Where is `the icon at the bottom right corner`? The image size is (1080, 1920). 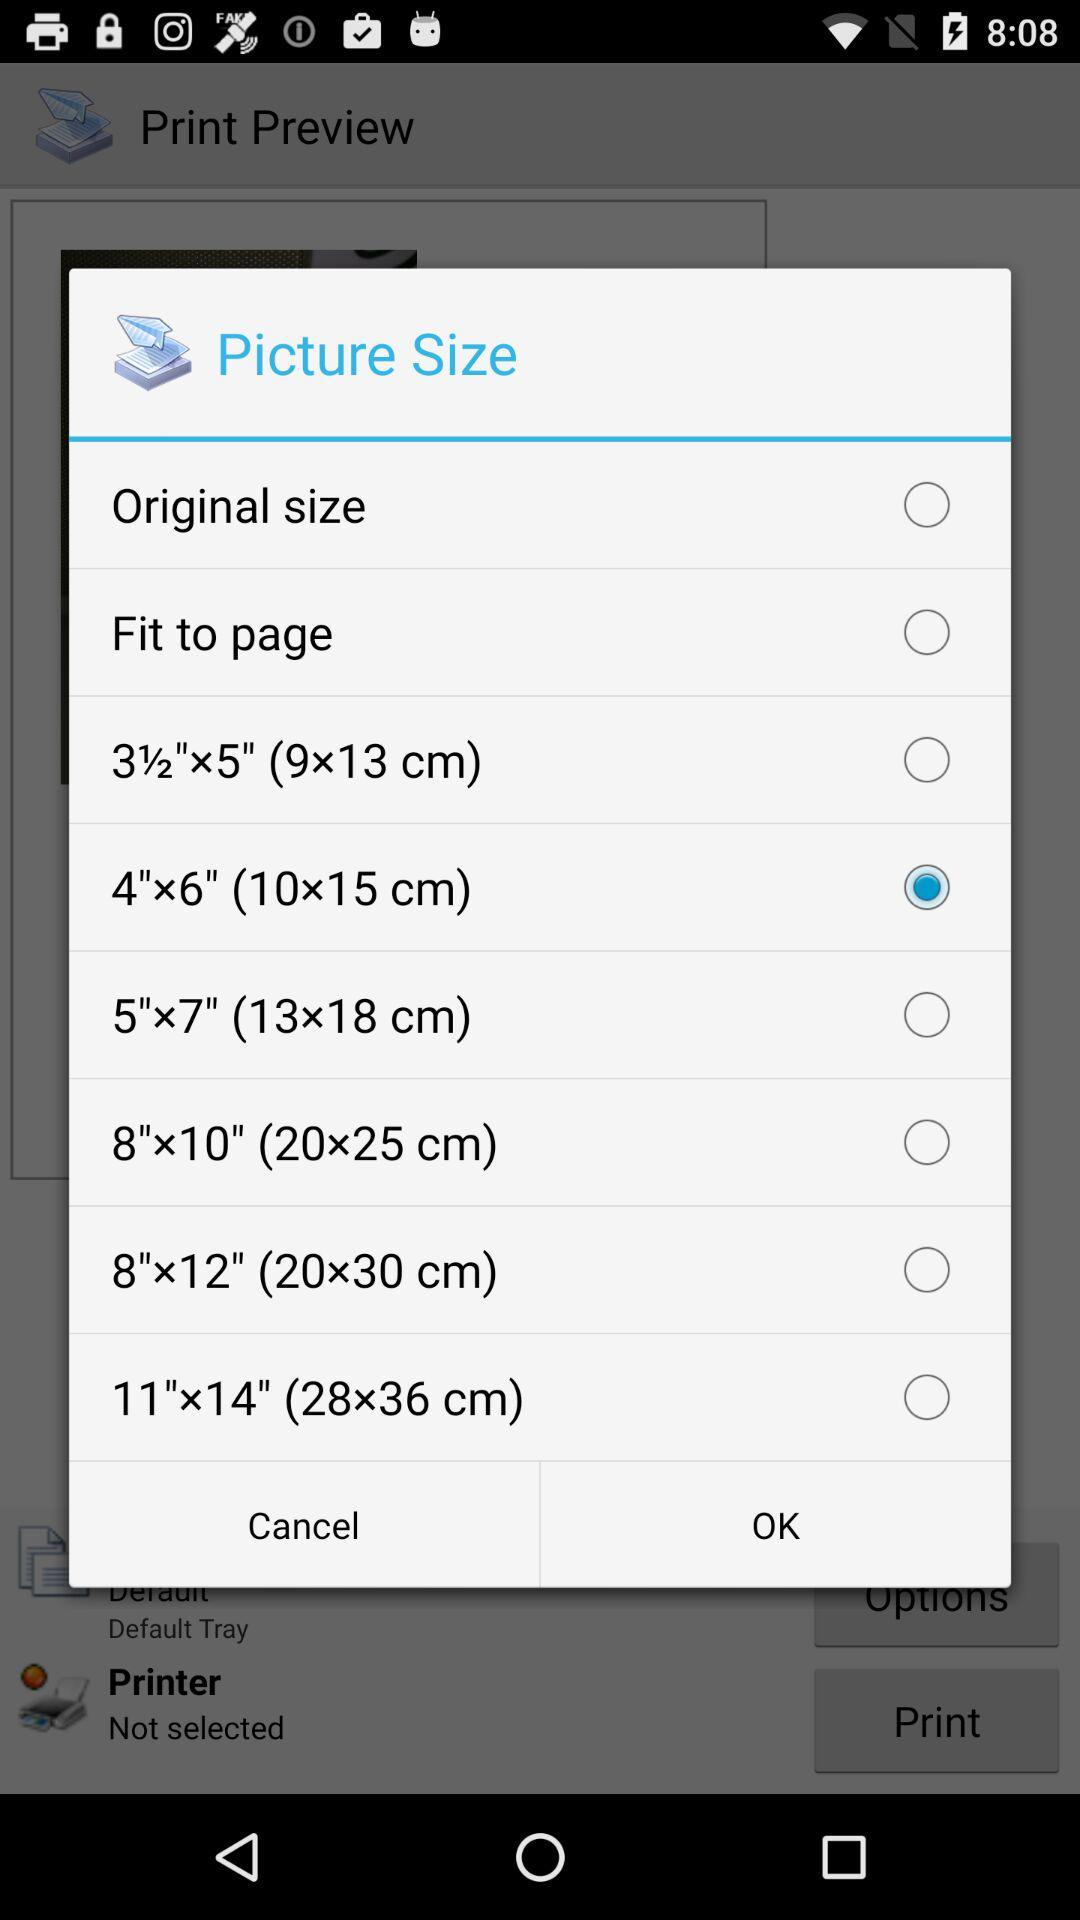 the icon at the bottom right corner is located at coordinates (774, 1523).